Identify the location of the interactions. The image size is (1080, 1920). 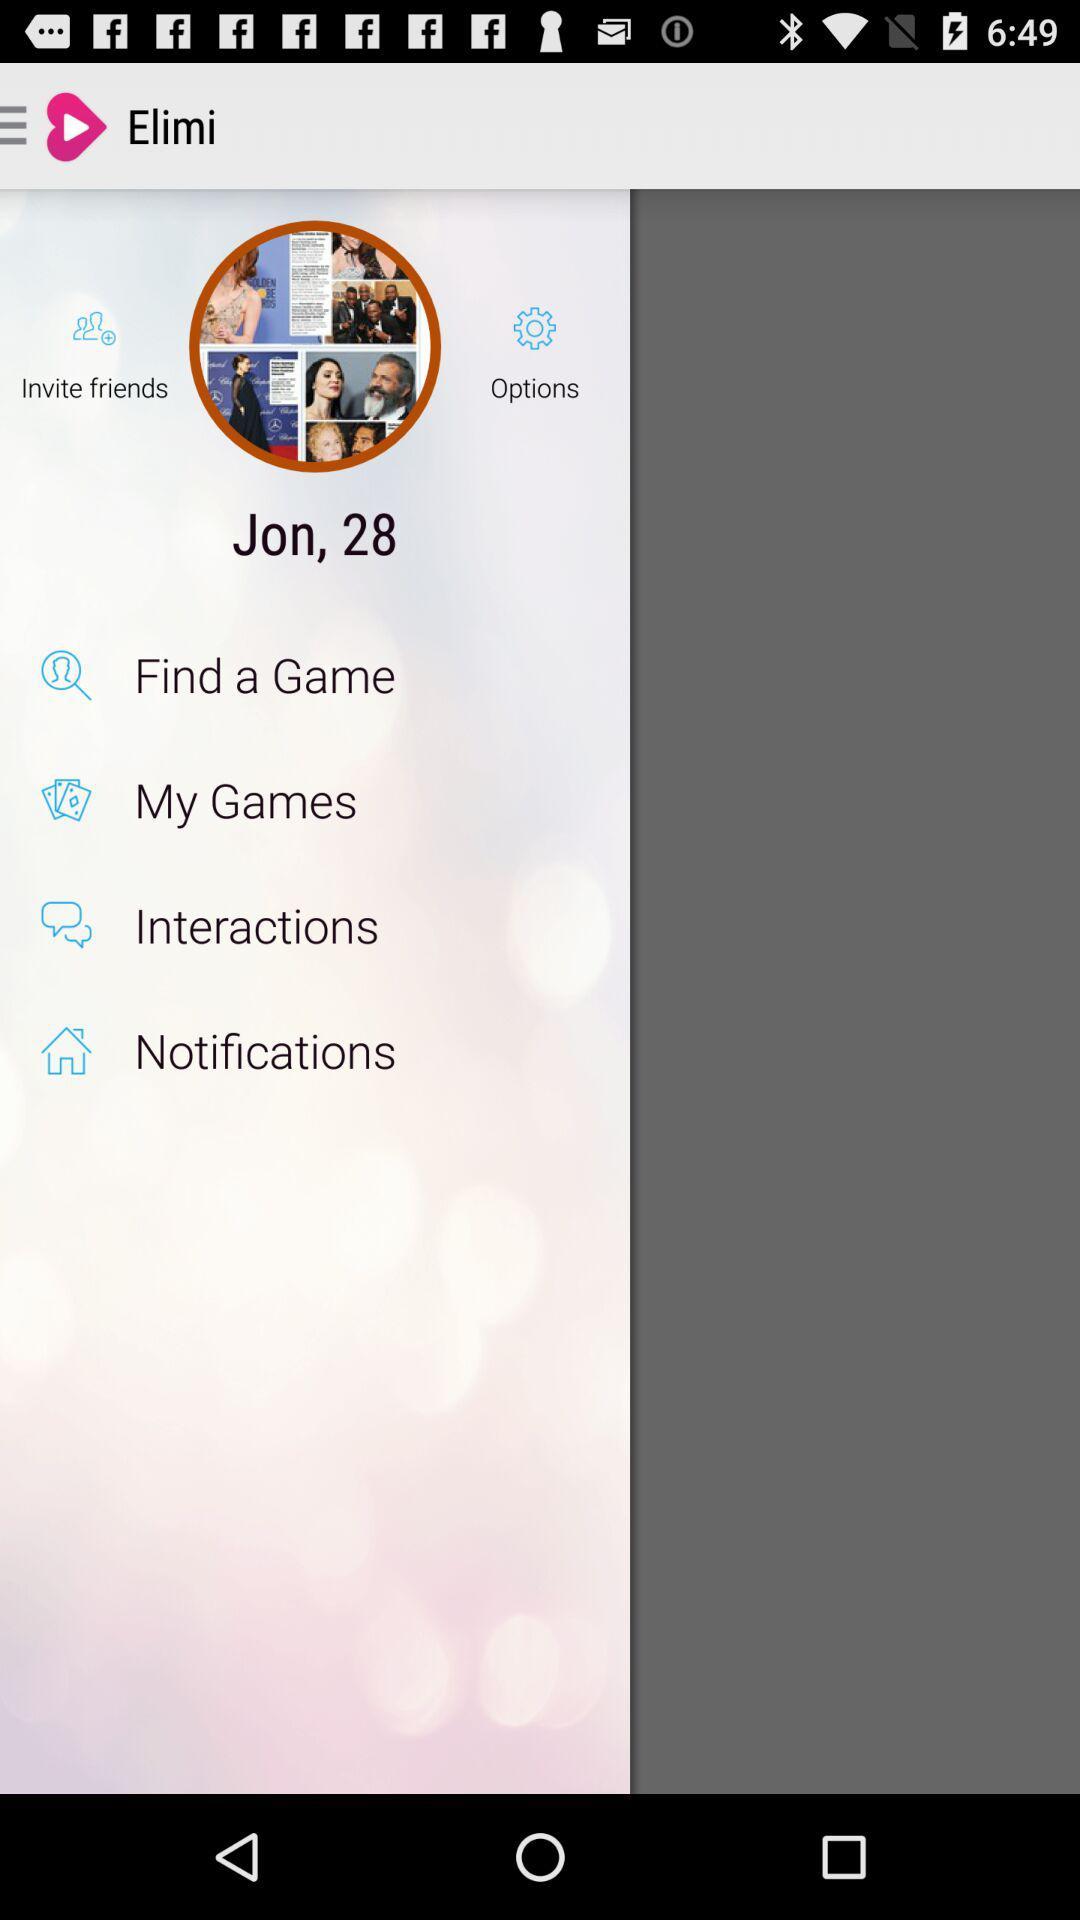
(361, 924).